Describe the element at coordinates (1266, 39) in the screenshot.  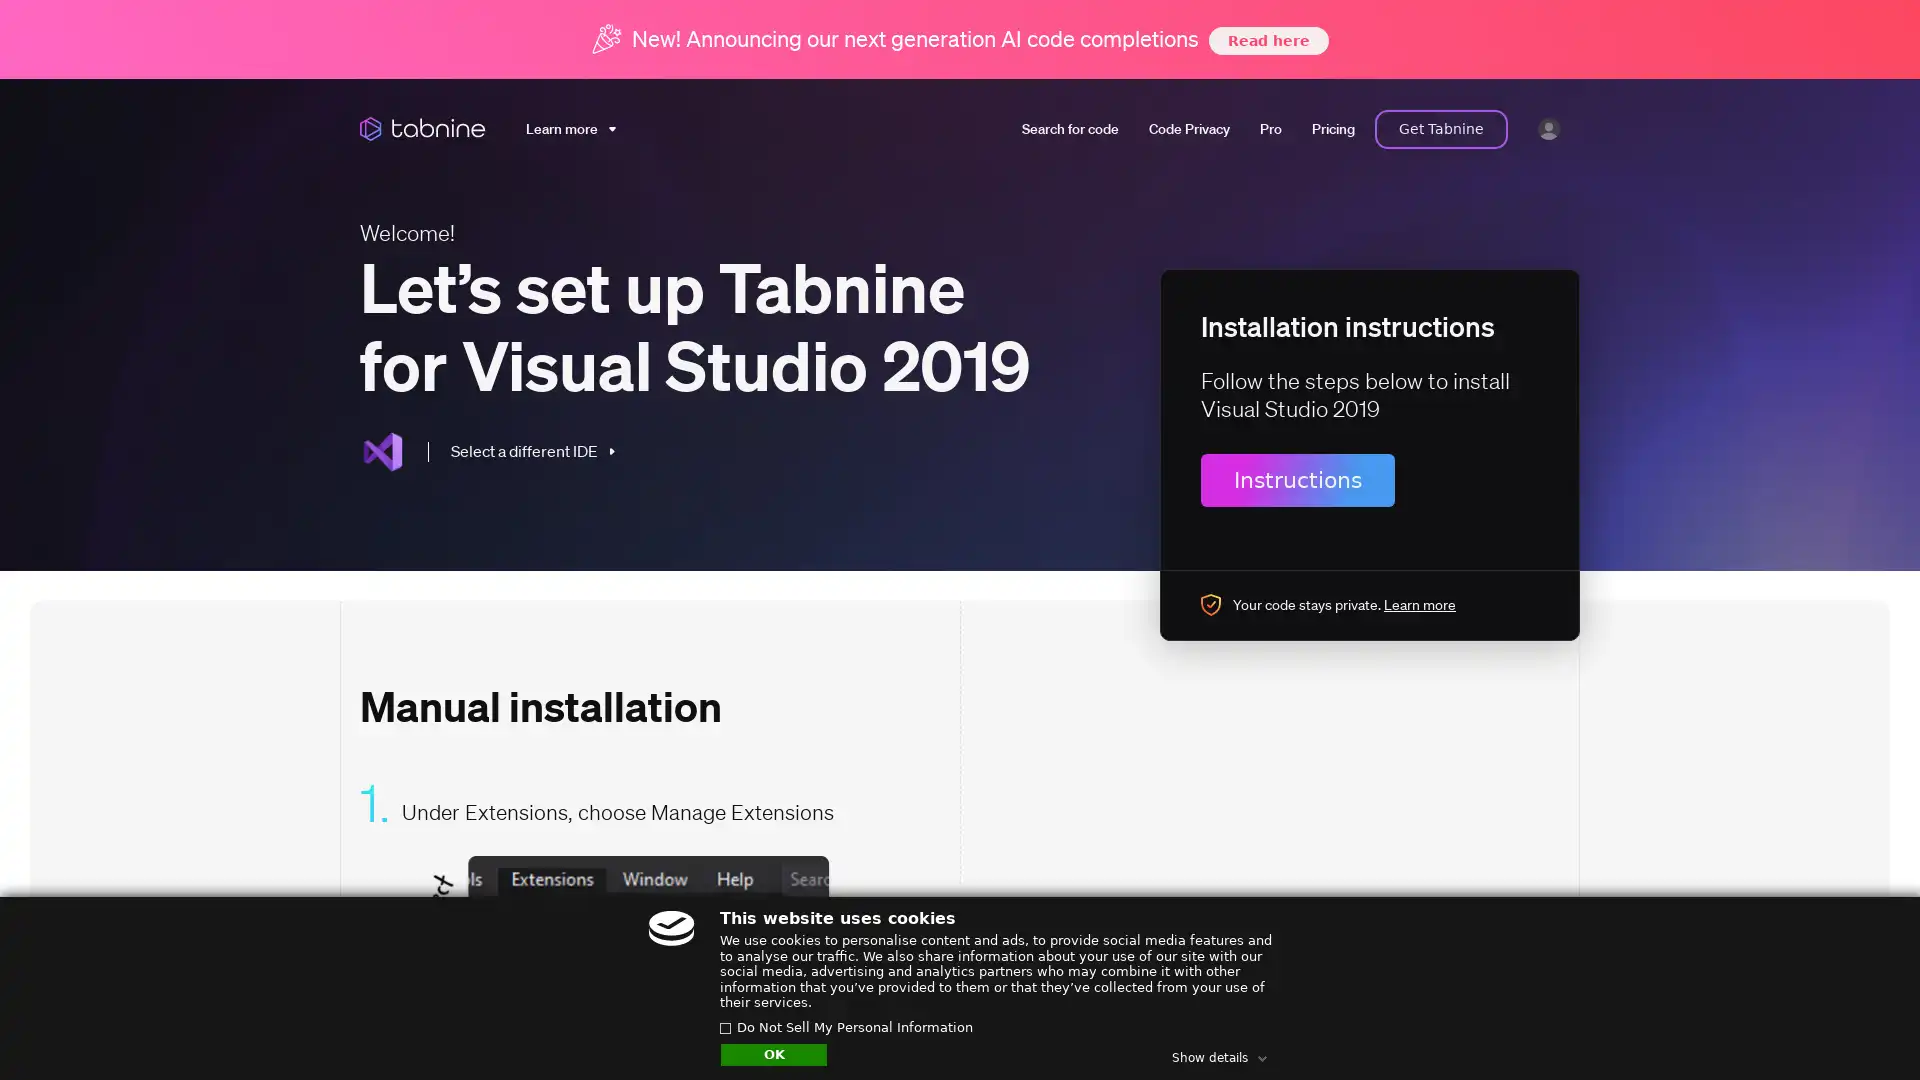
I see `Read here` at that location.